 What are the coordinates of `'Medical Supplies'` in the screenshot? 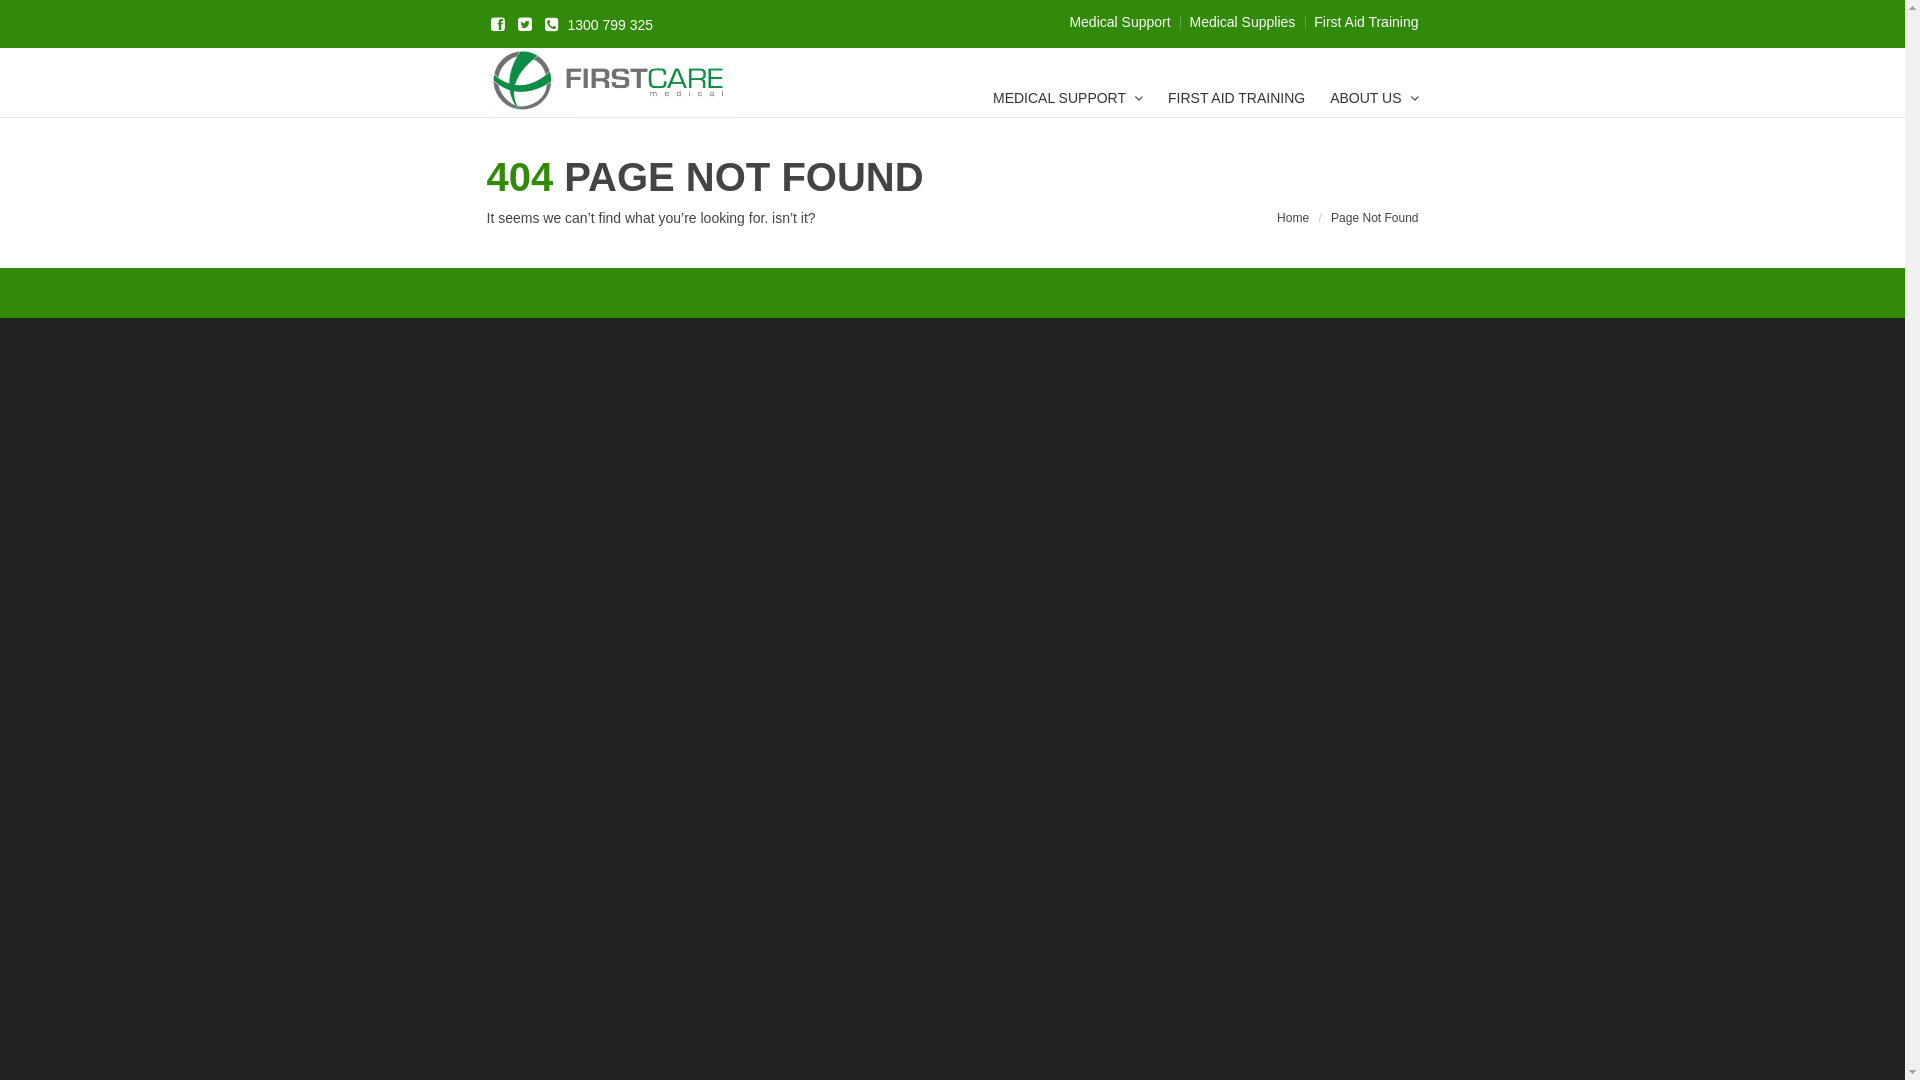 It's located at (1241, 22).